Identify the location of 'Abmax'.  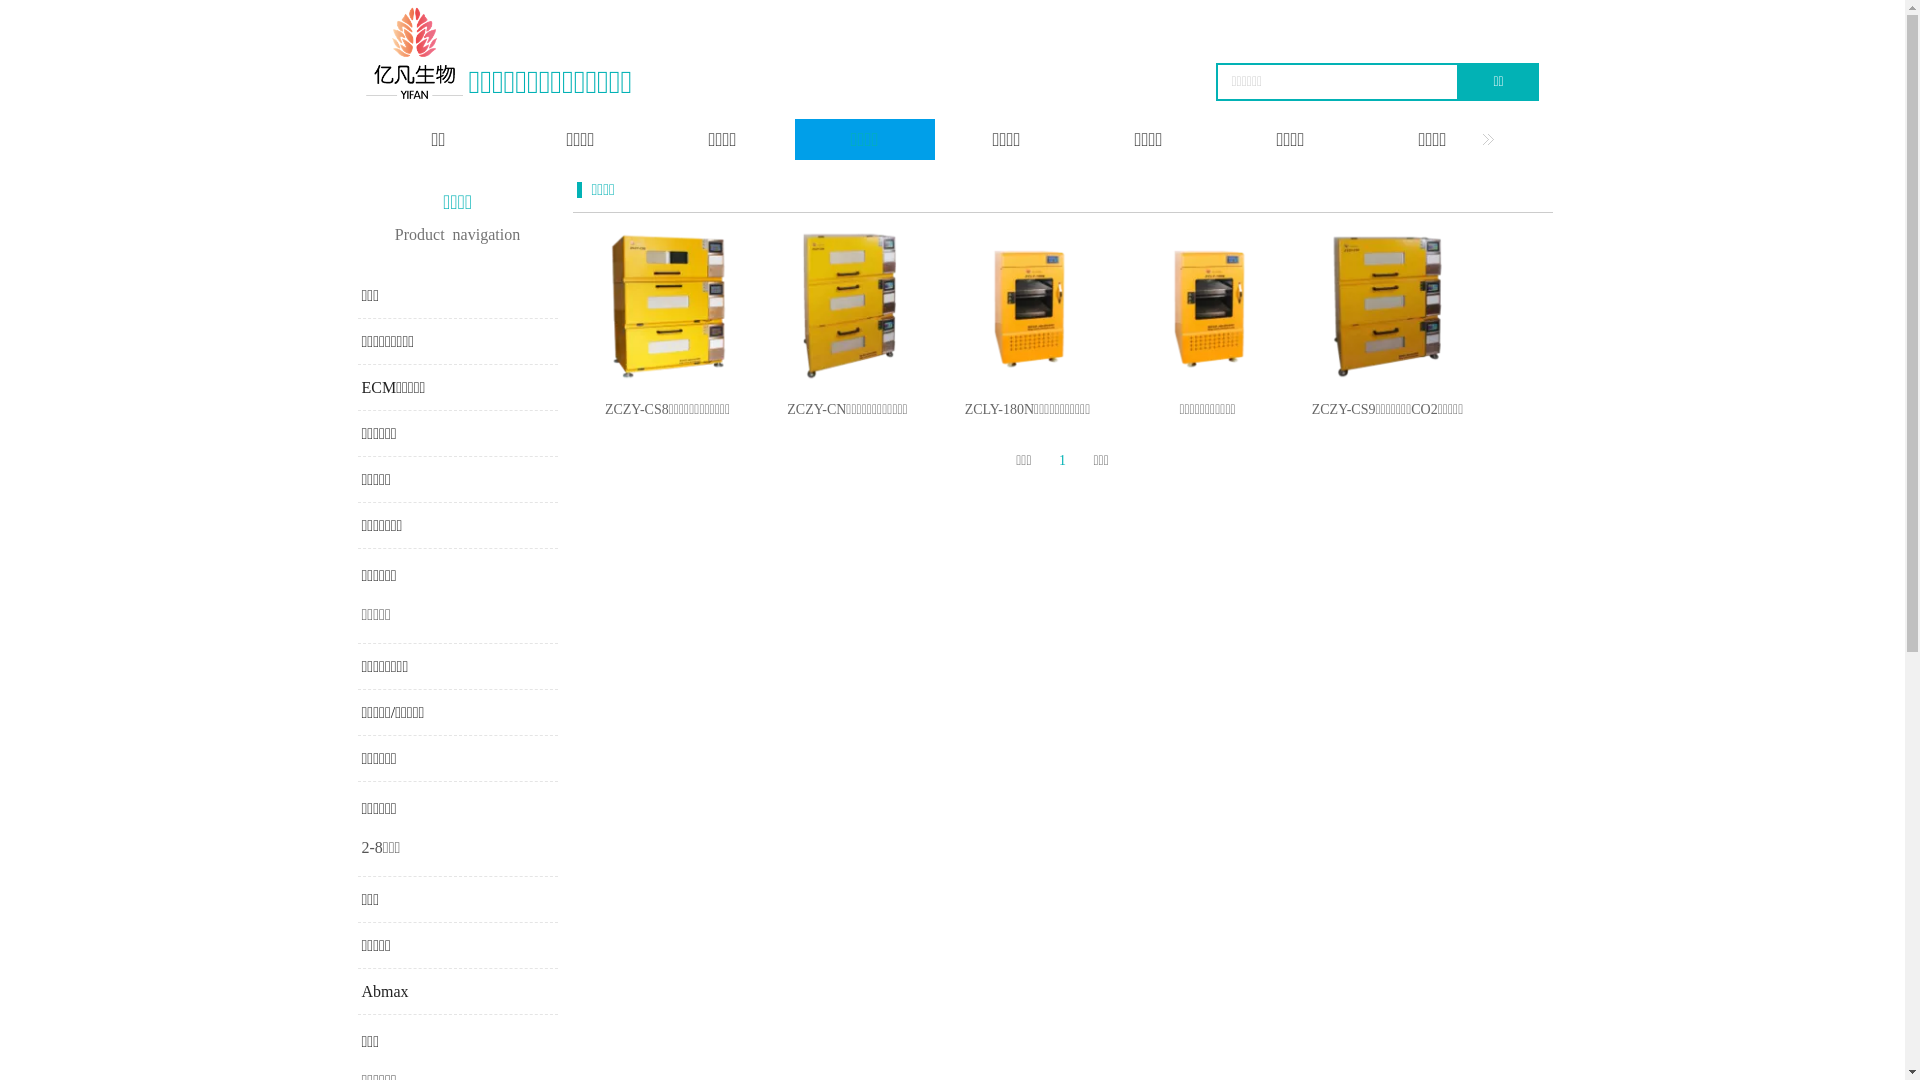
(385, 991).